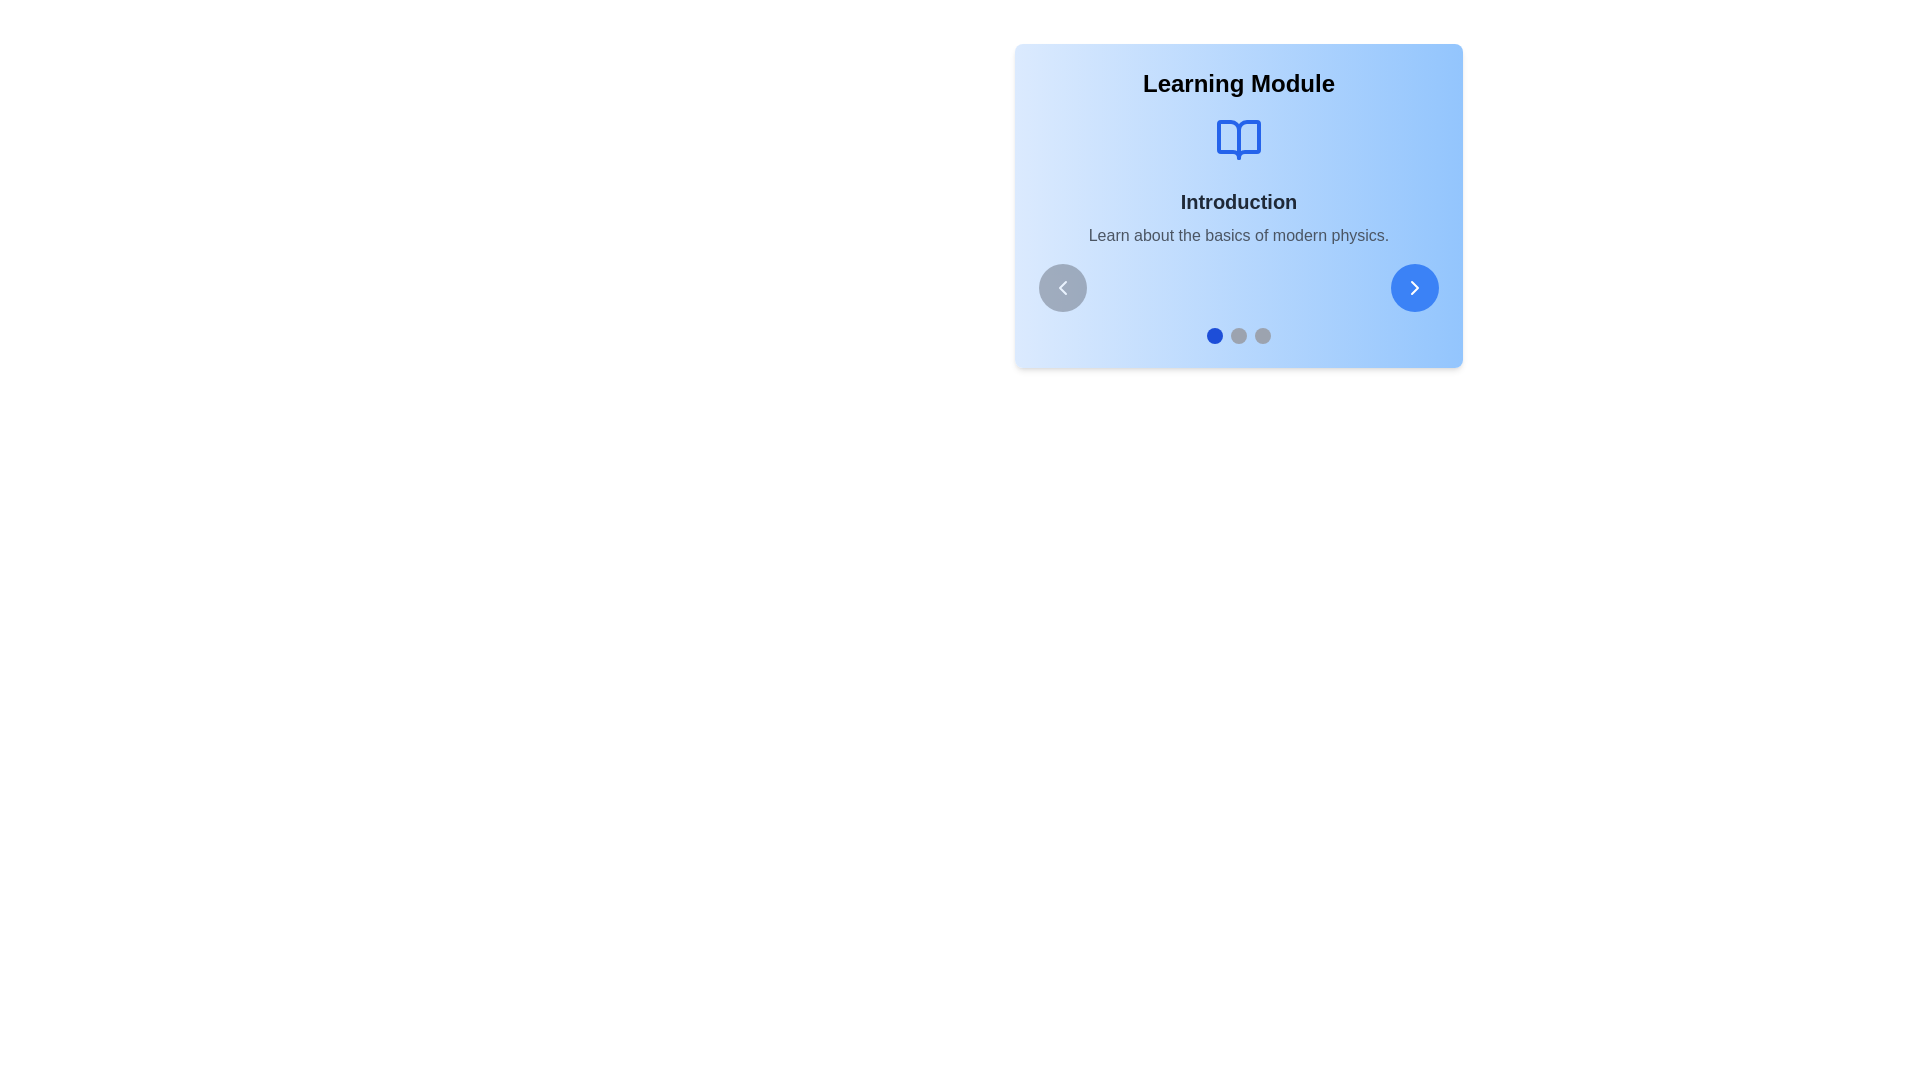 Image resolution: width=1920 pixels, height=1080 pixels. Describe the element at coordinates (1237, 201) in the screenshot. I see `the text label that serves as a header for the section, positioned below 'Learning Module' and an open book icon, and above a smaller text description` at that location.